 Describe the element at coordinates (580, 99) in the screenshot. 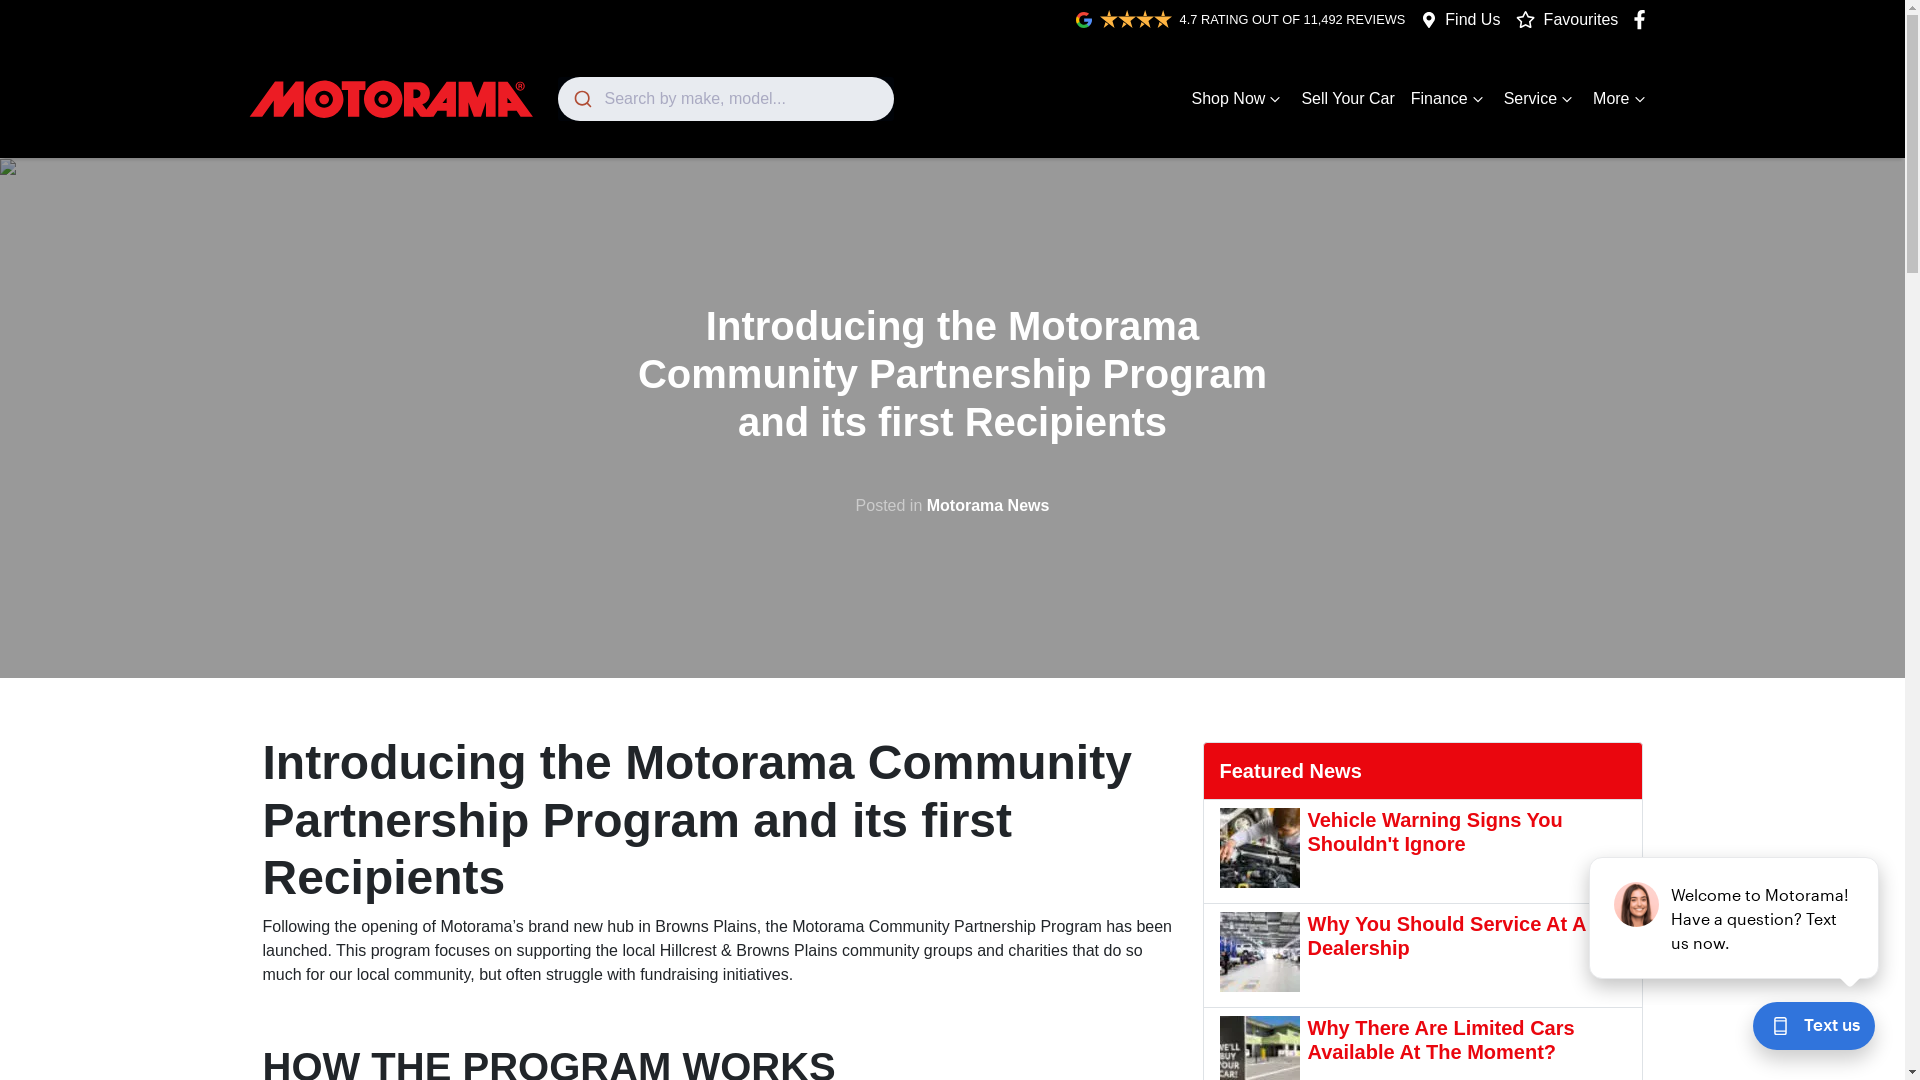

I see `'Submit'` at that location.